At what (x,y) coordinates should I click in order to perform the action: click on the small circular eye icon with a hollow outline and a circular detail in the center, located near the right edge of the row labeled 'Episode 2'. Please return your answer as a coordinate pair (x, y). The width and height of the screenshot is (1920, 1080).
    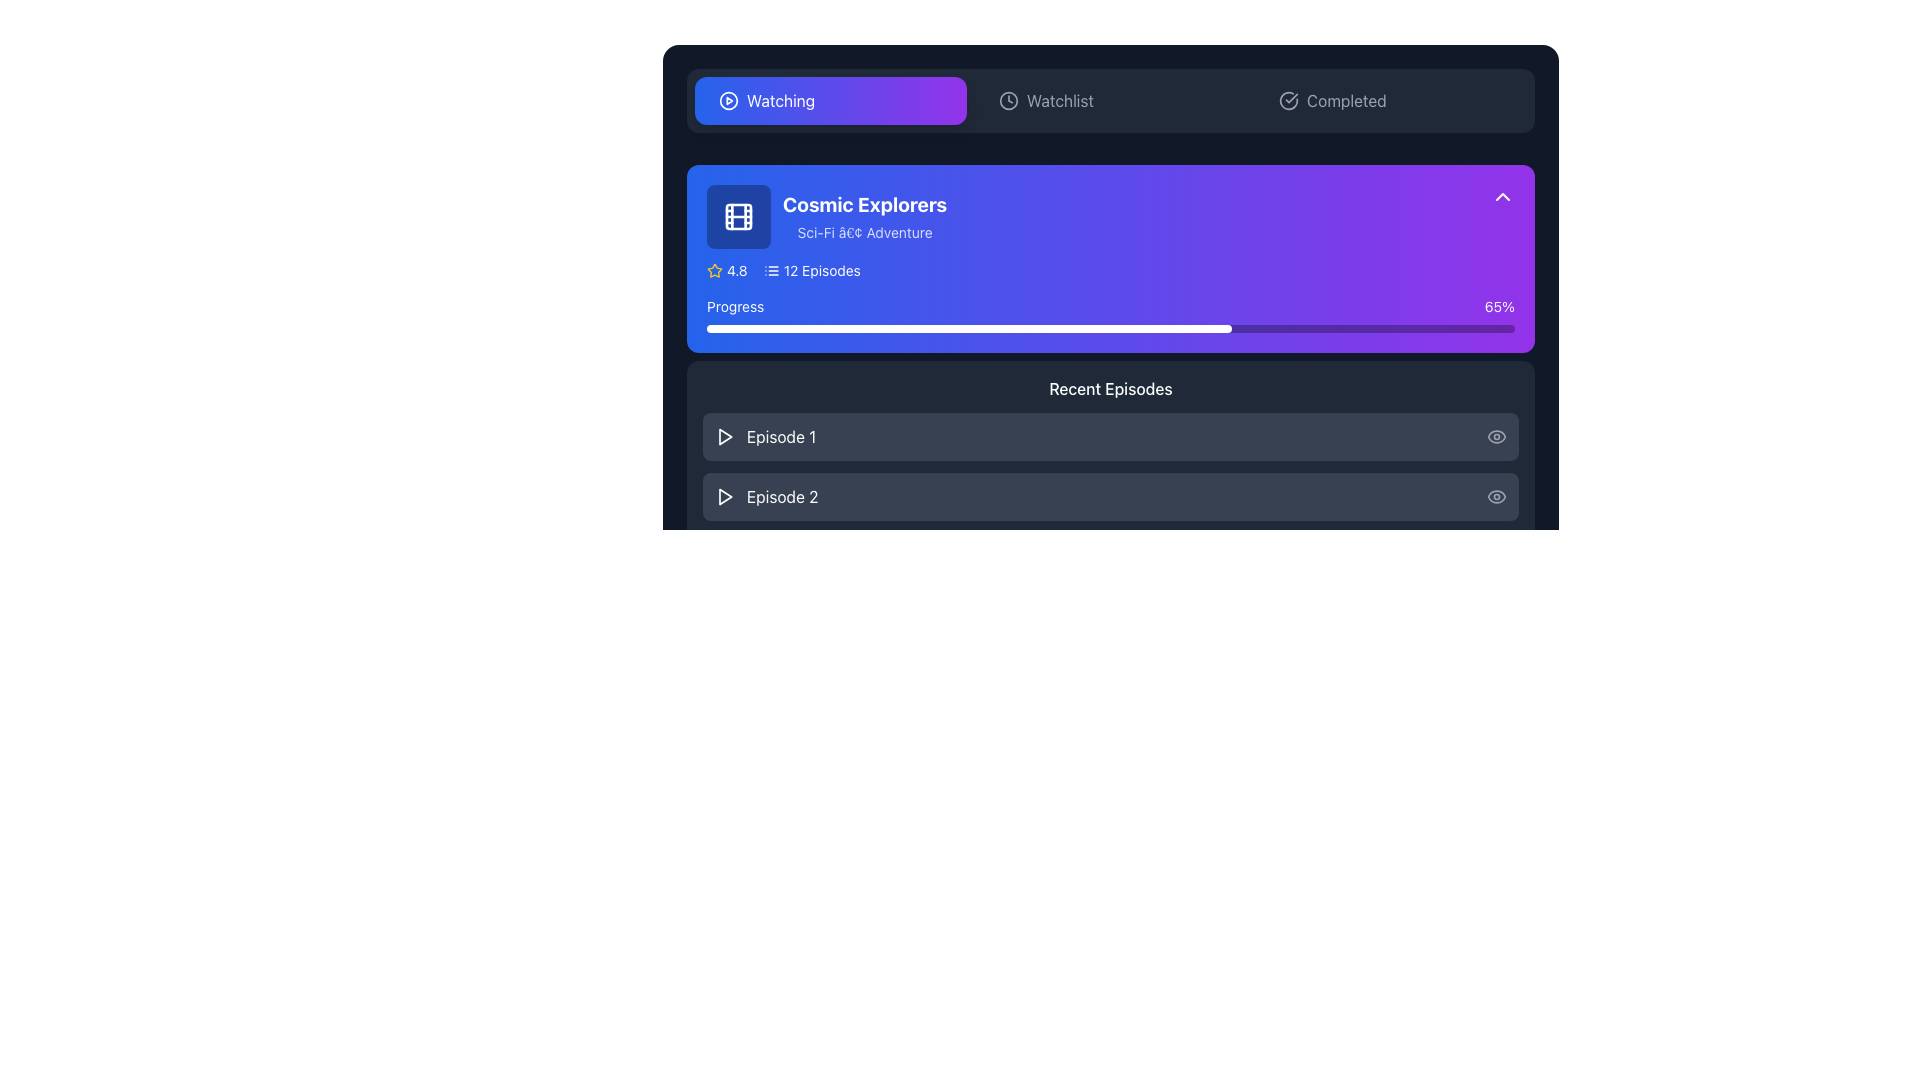
    Looking at the image, I should click on (1497, 496).